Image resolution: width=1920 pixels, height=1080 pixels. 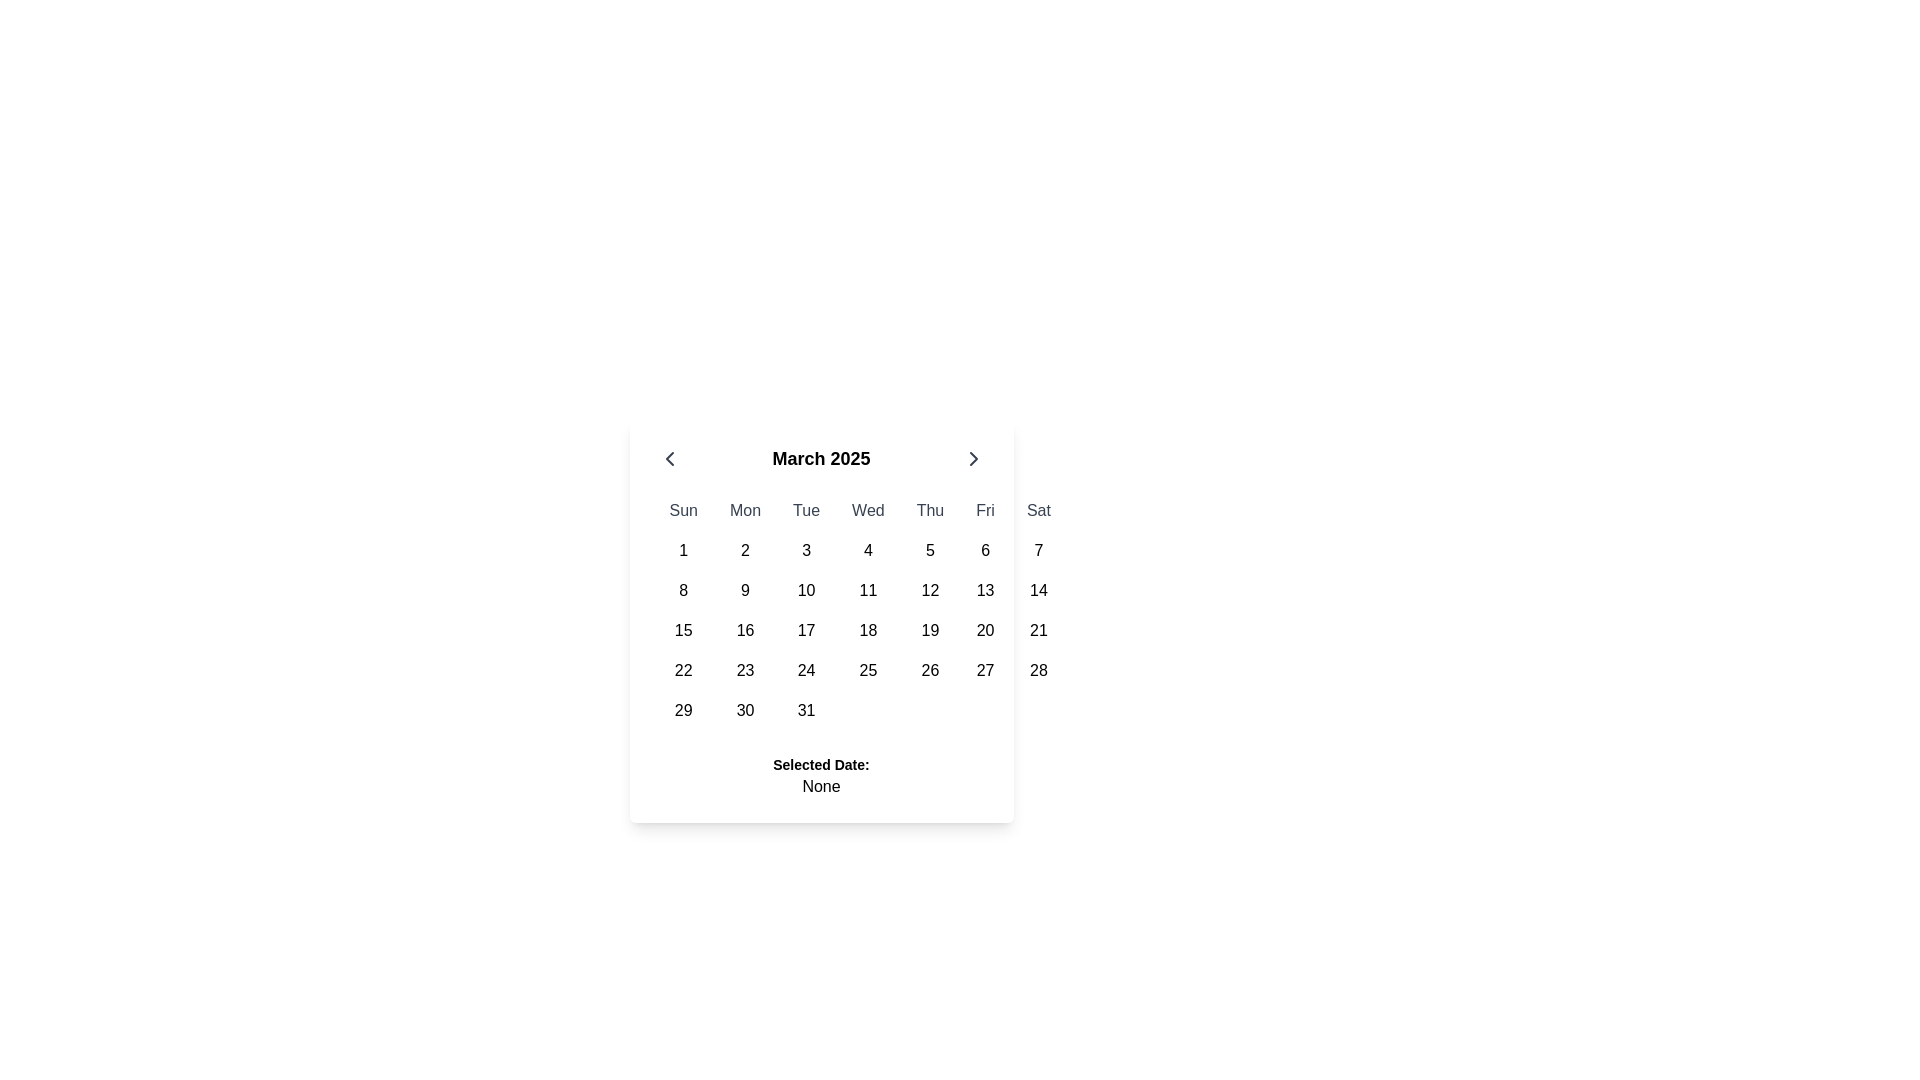 What do you see at coordinates (1038, 671) in the screenshot?
I see `the button-like text element displaying '28' in black on a white background, located in the Saturday column of the calendar interface` at bounding box center [1038, 671].